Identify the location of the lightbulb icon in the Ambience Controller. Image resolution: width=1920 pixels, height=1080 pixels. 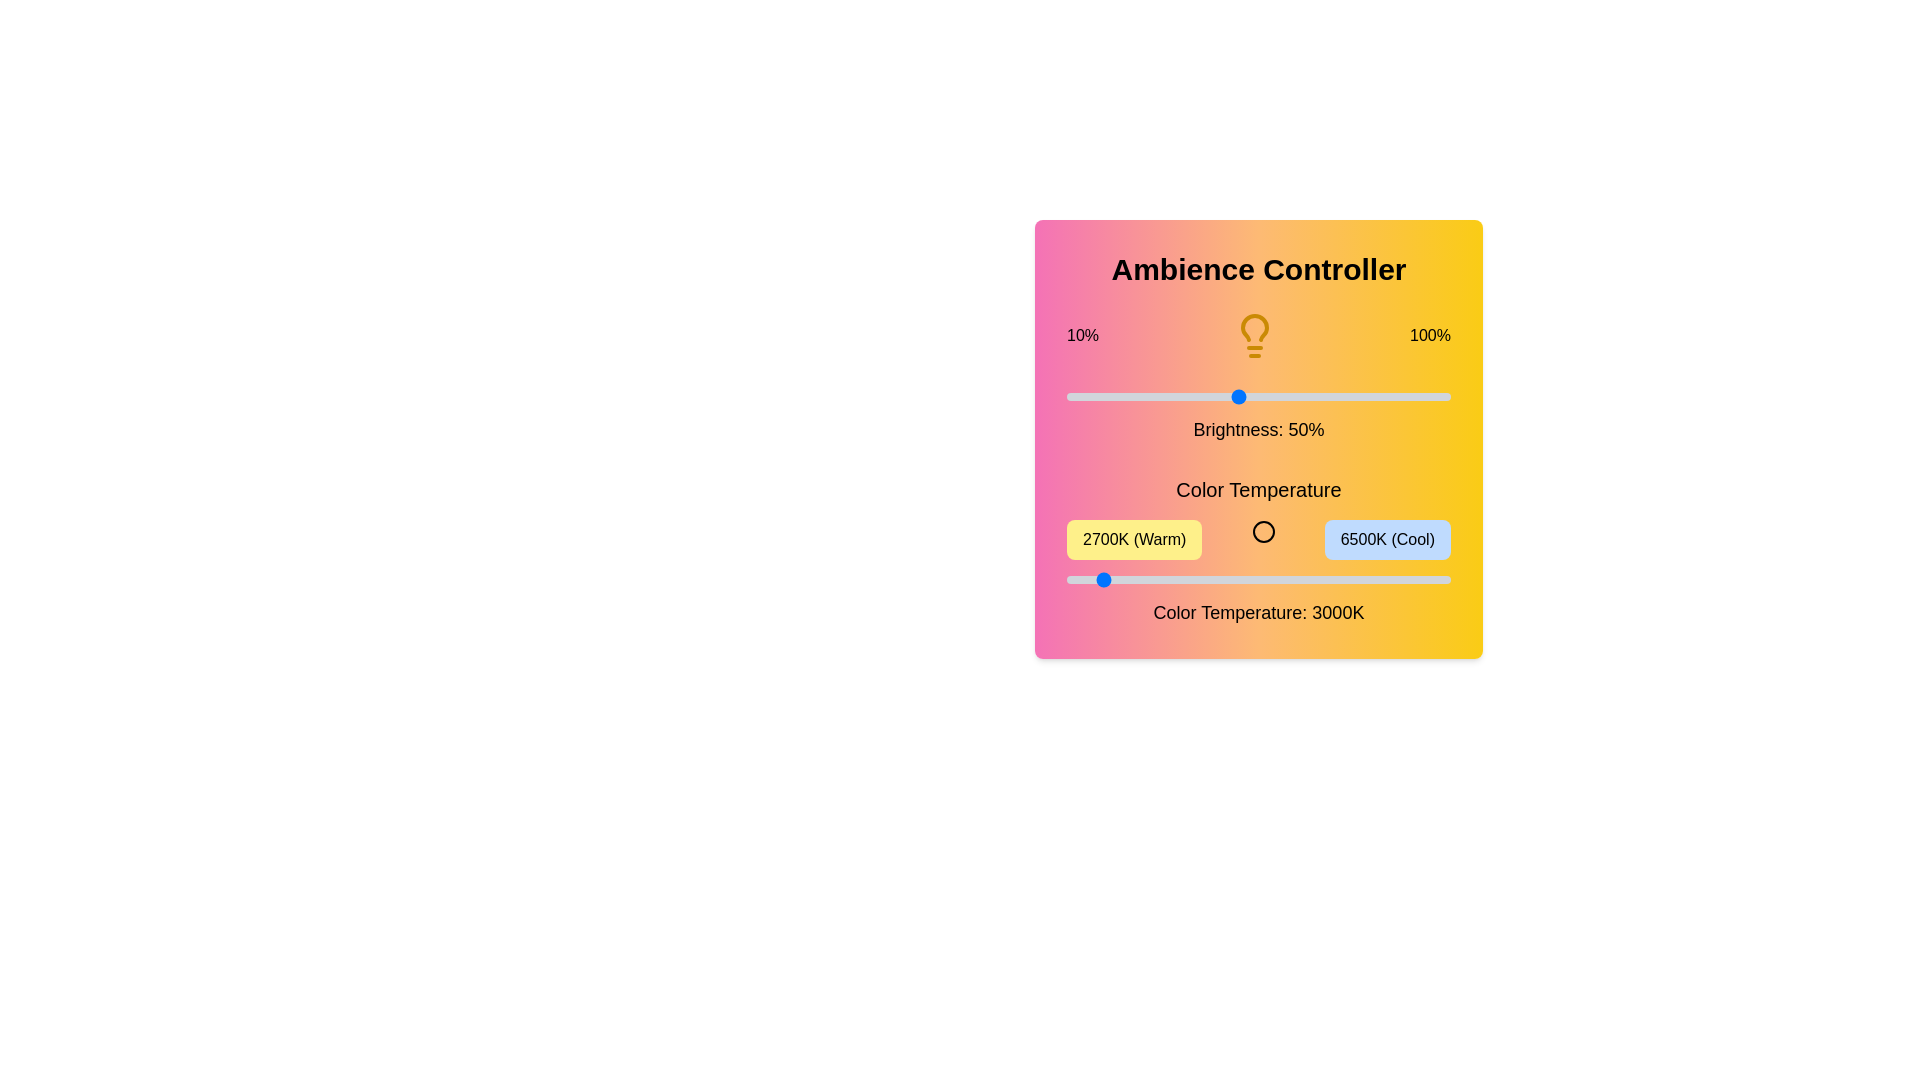
(1253, 334).